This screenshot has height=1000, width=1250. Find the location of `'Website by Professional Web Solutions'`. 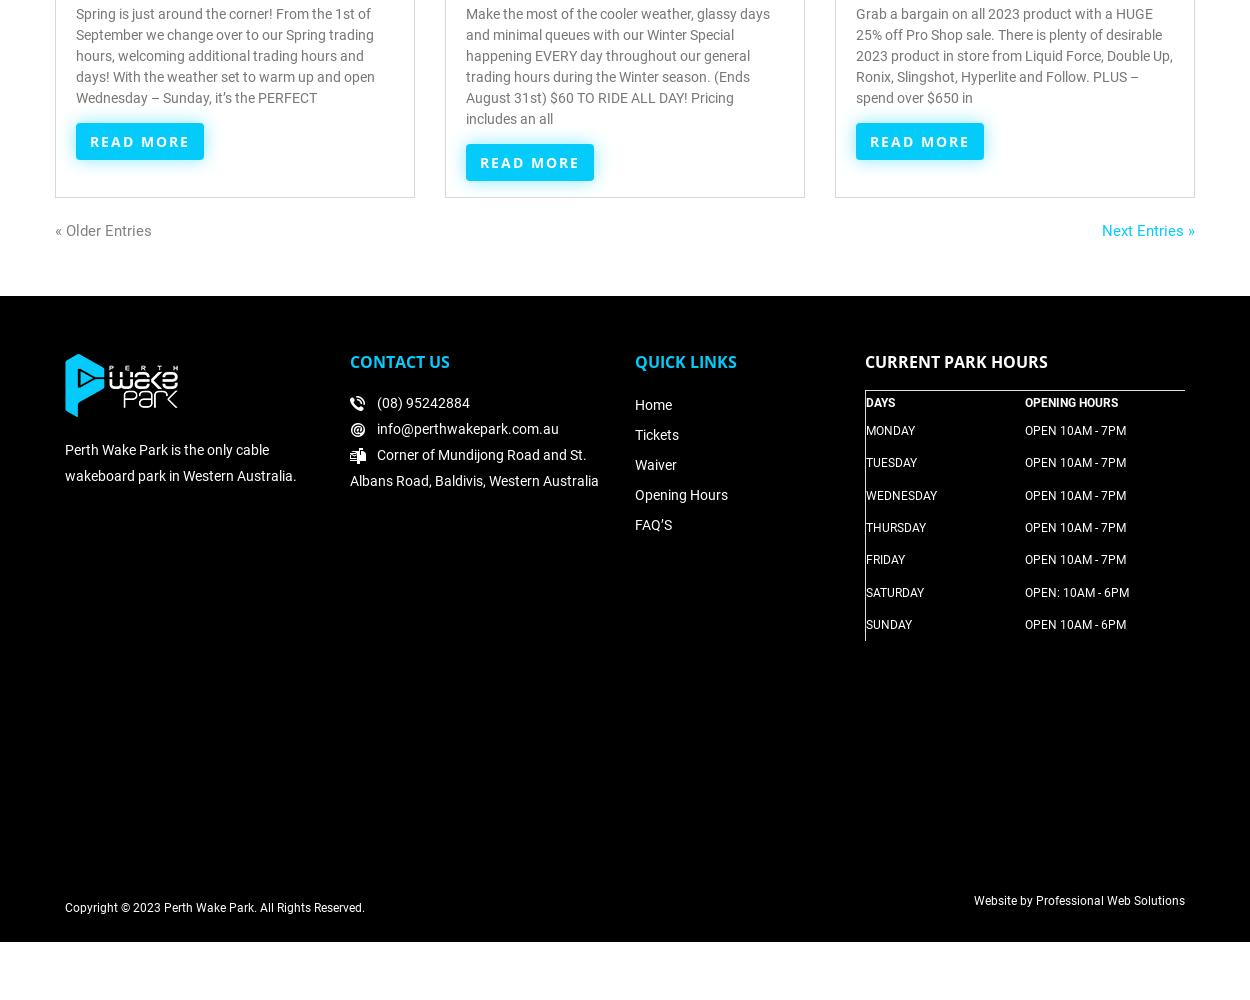

'Website by Professional Web Solutions' is located at coordinates (1078, 900).